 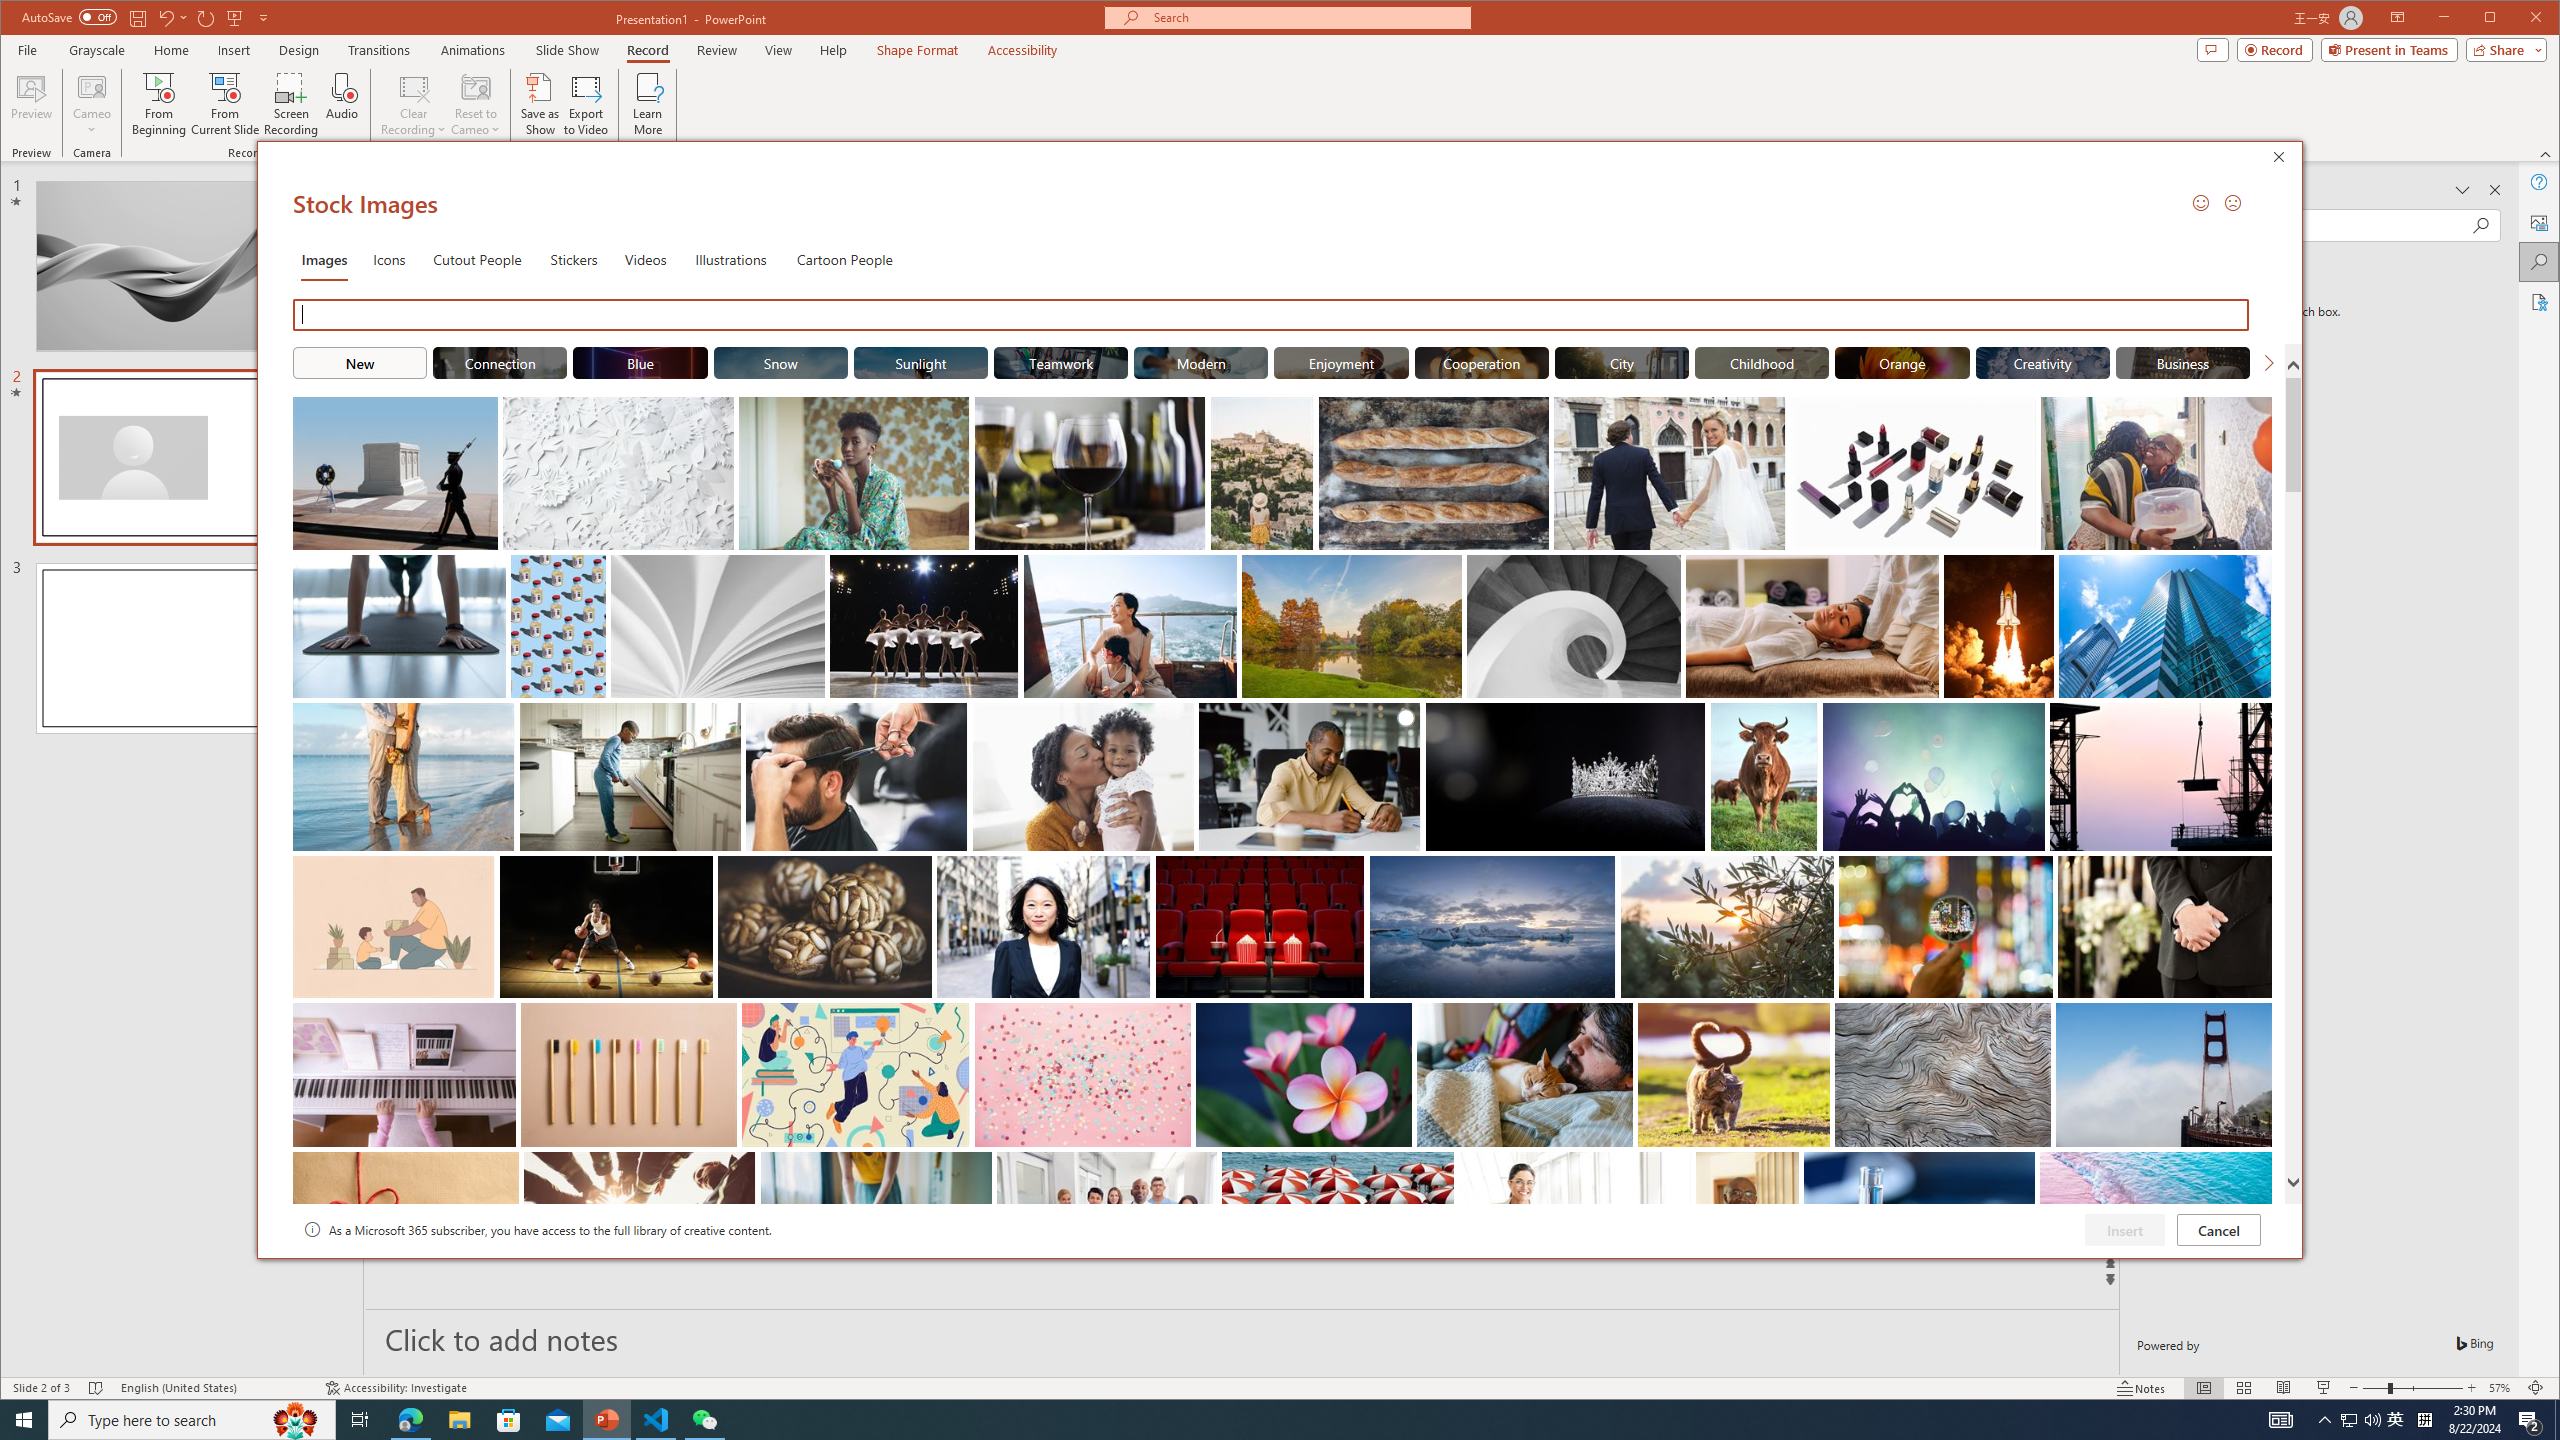 What do you see at coordinates (705, 1418) in the screenshot?
I see `'WeChat - 1 running window'` at bounding box center [705, 1418].